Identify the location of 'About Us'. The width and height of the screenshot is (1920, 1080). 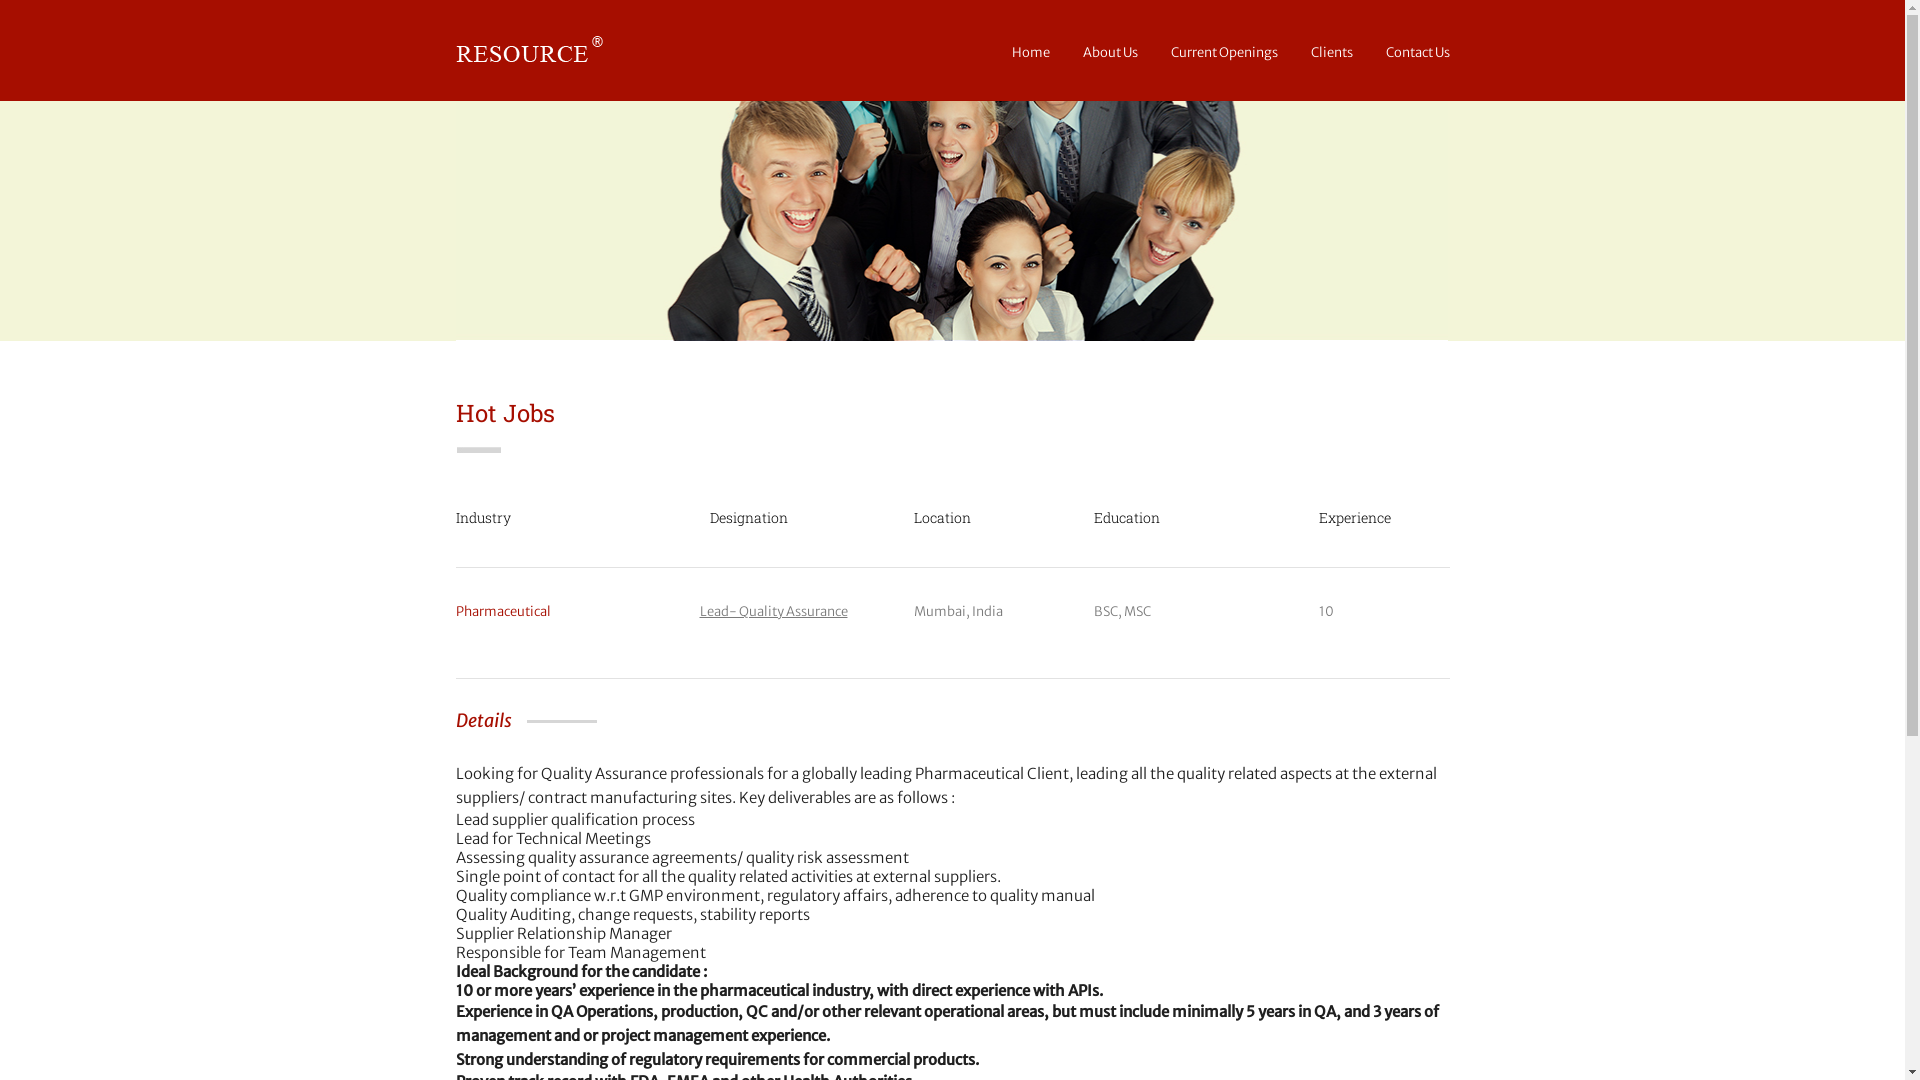
(1080, 51).